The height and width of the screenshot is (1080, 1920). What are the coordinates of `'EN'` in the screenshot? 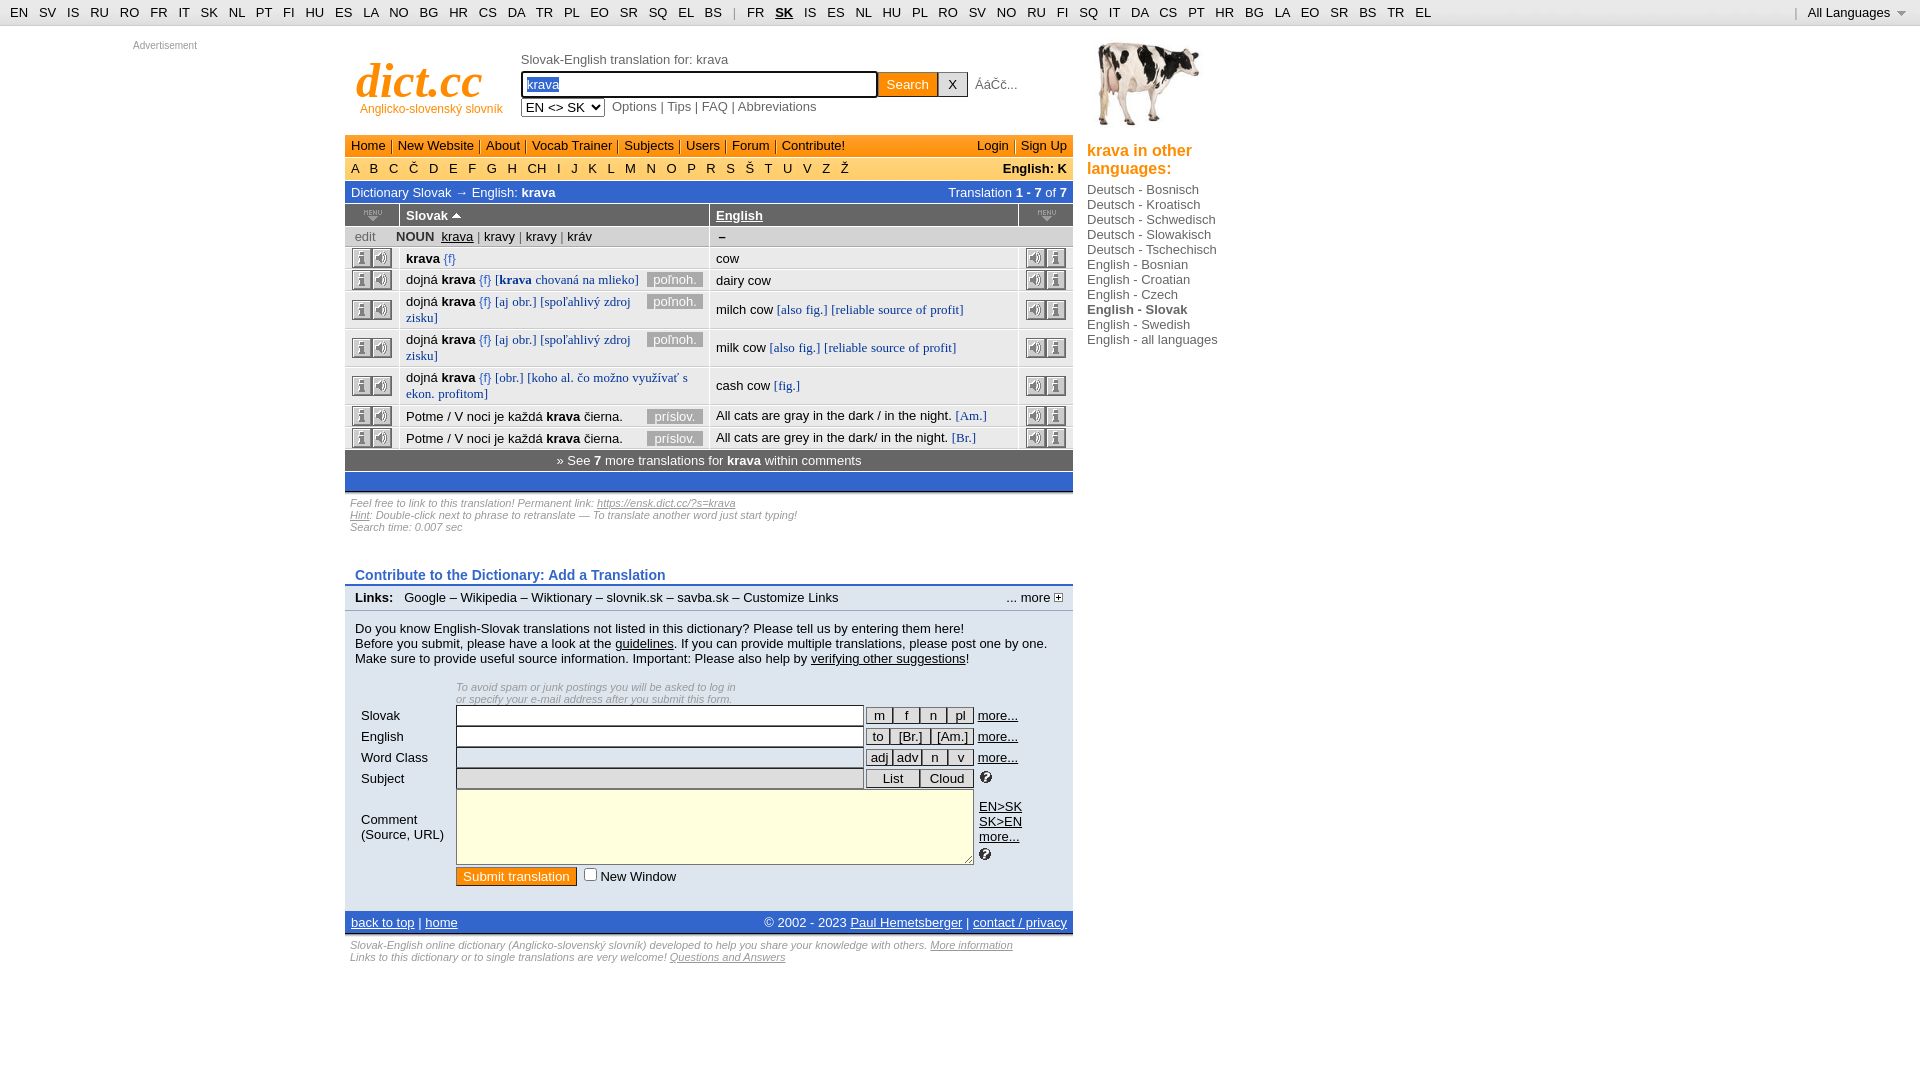 It's located at (19, 12).